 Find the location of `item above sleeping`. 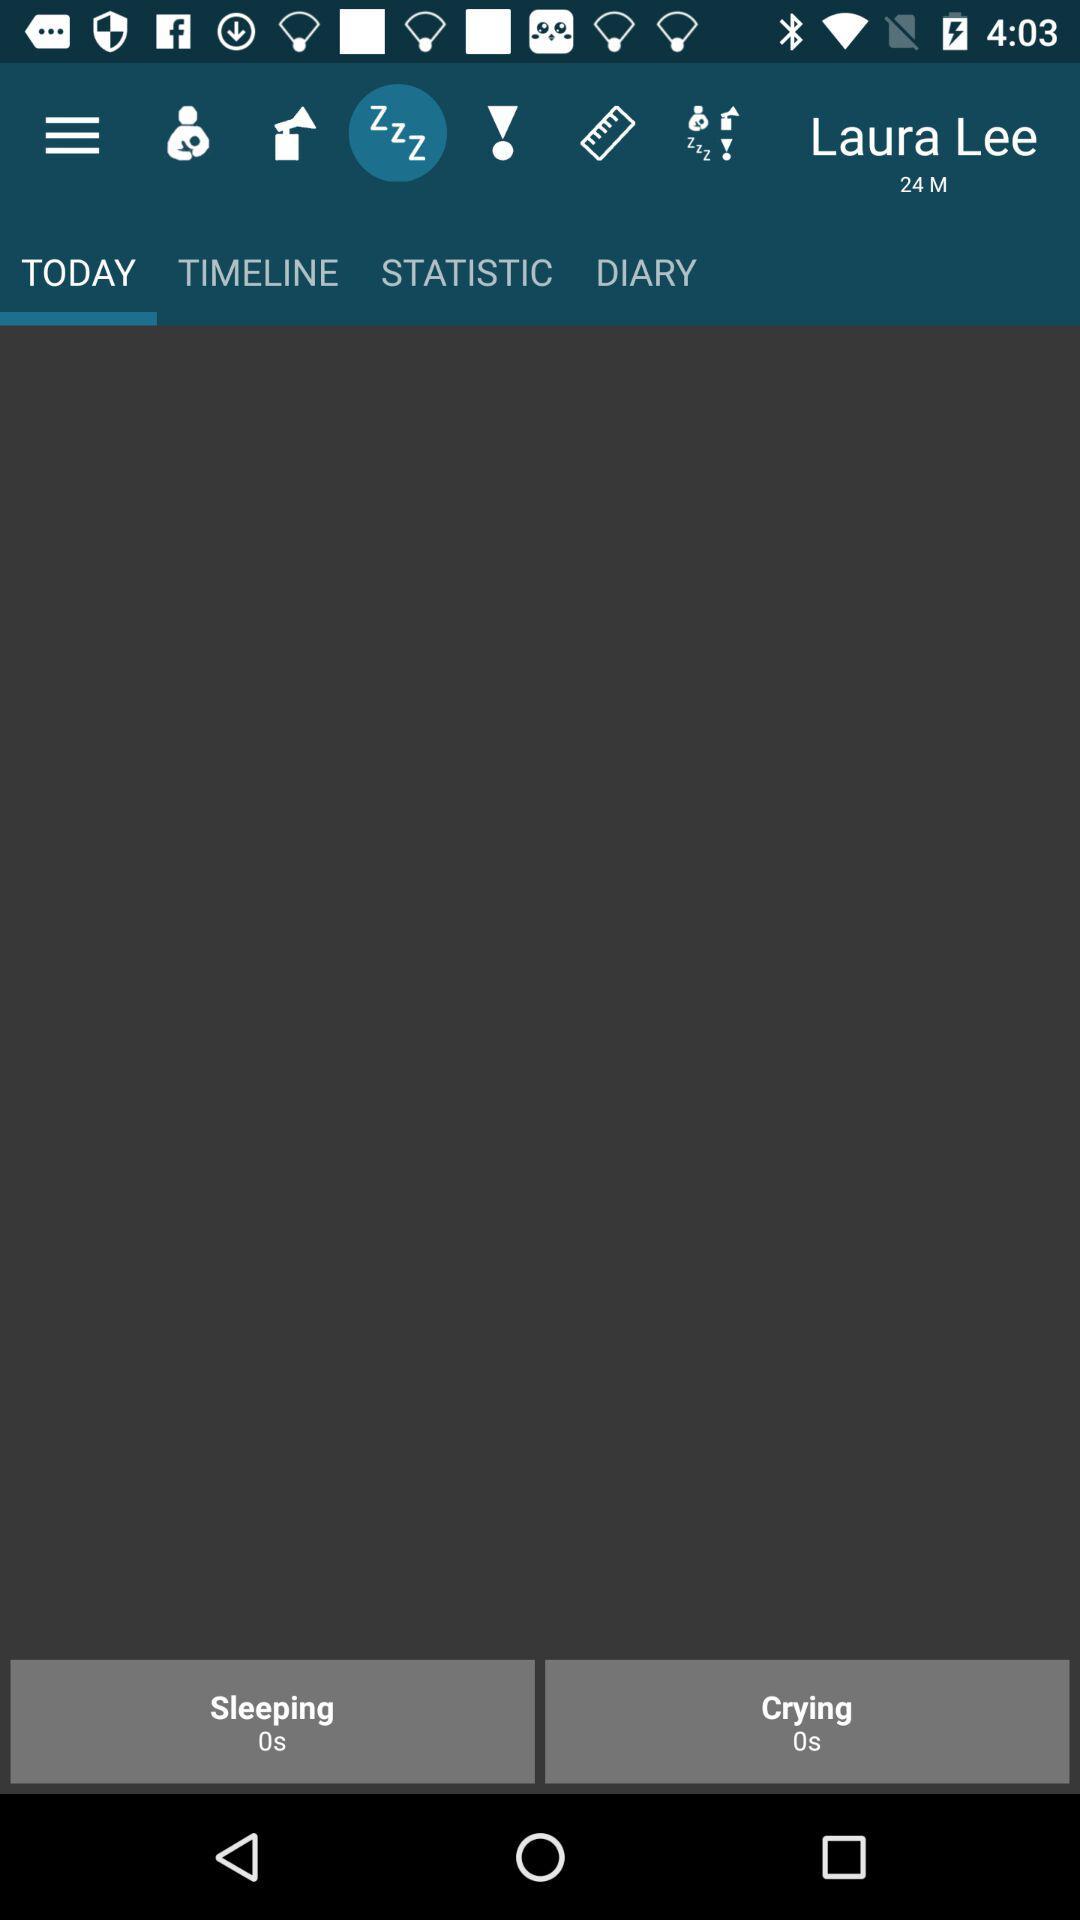

item above sleeping is located at coordinates (540, 1003).